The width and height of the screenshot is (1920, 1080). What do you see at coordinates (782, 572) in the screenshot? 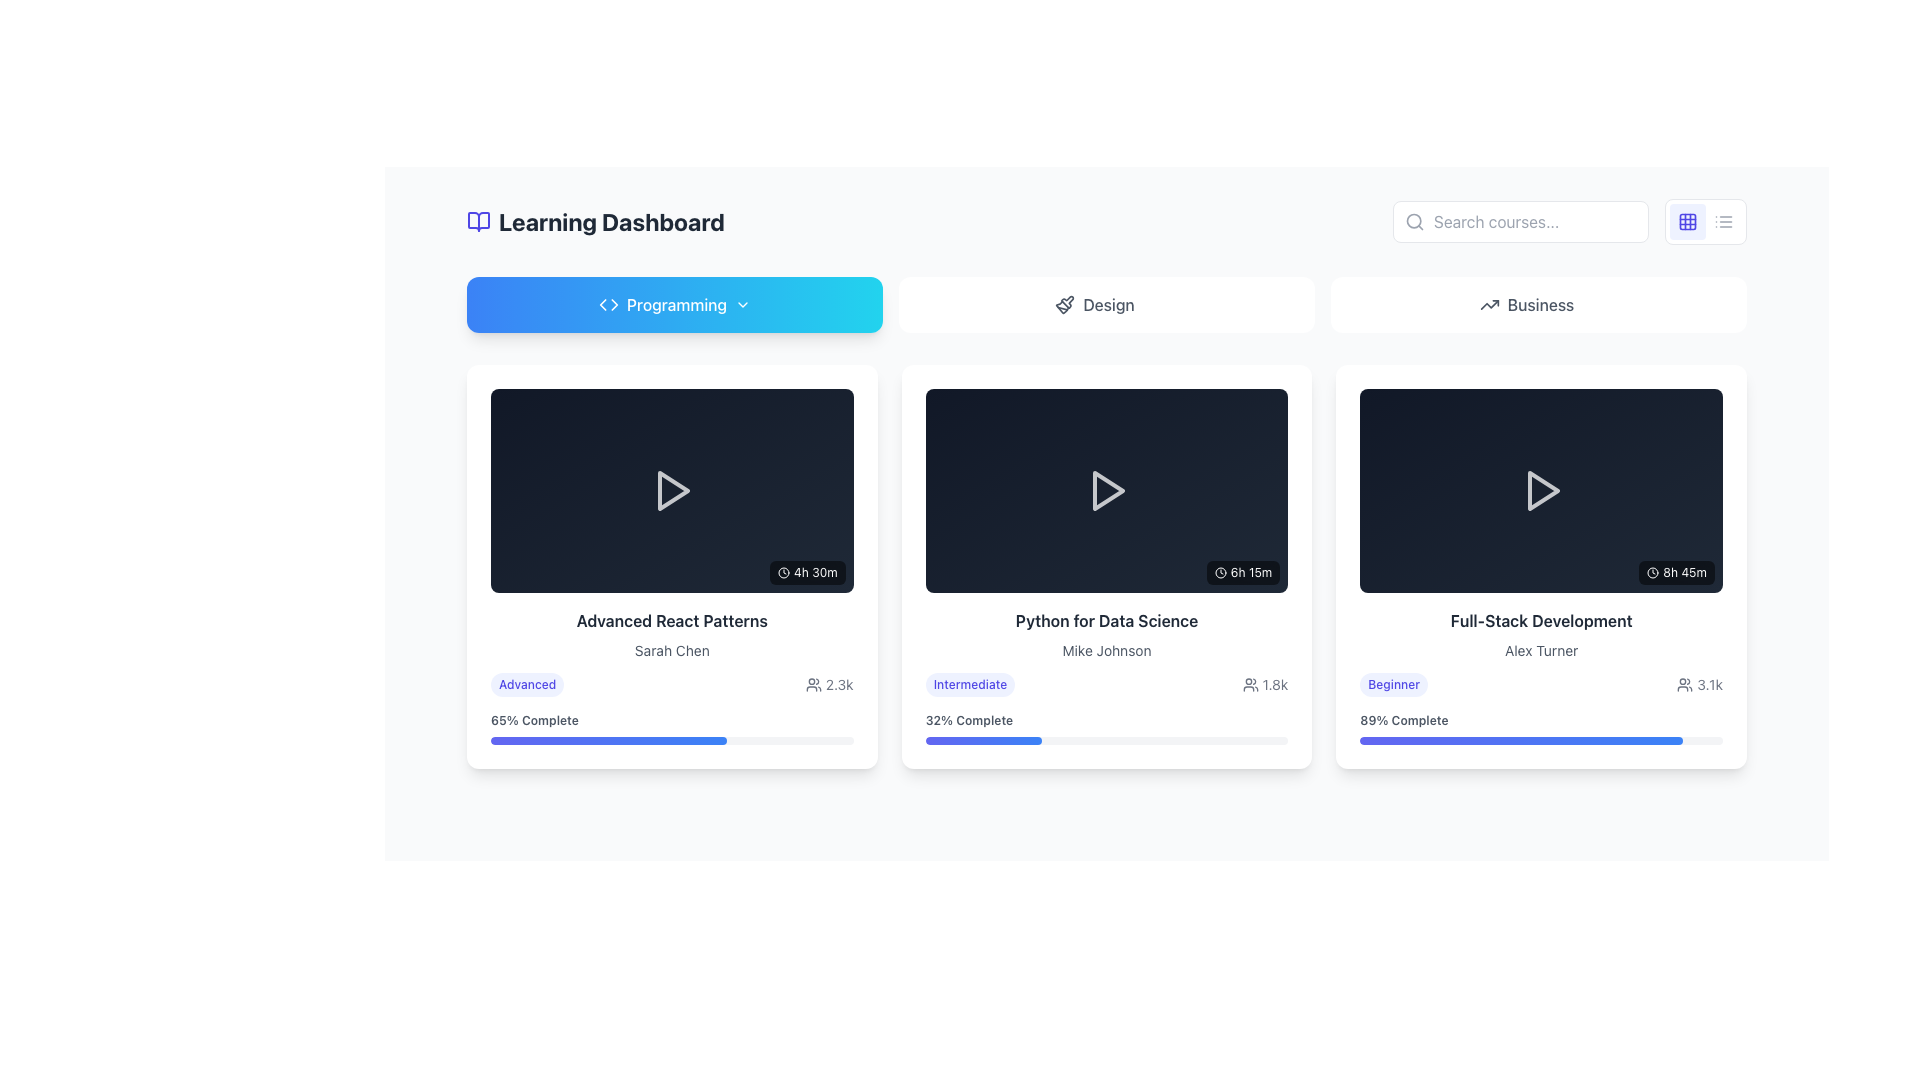
I see `the SVG circle element that represents the outer part of the clock icon located in the bottom-right section of the category panel` at bounding box center [782, 572].